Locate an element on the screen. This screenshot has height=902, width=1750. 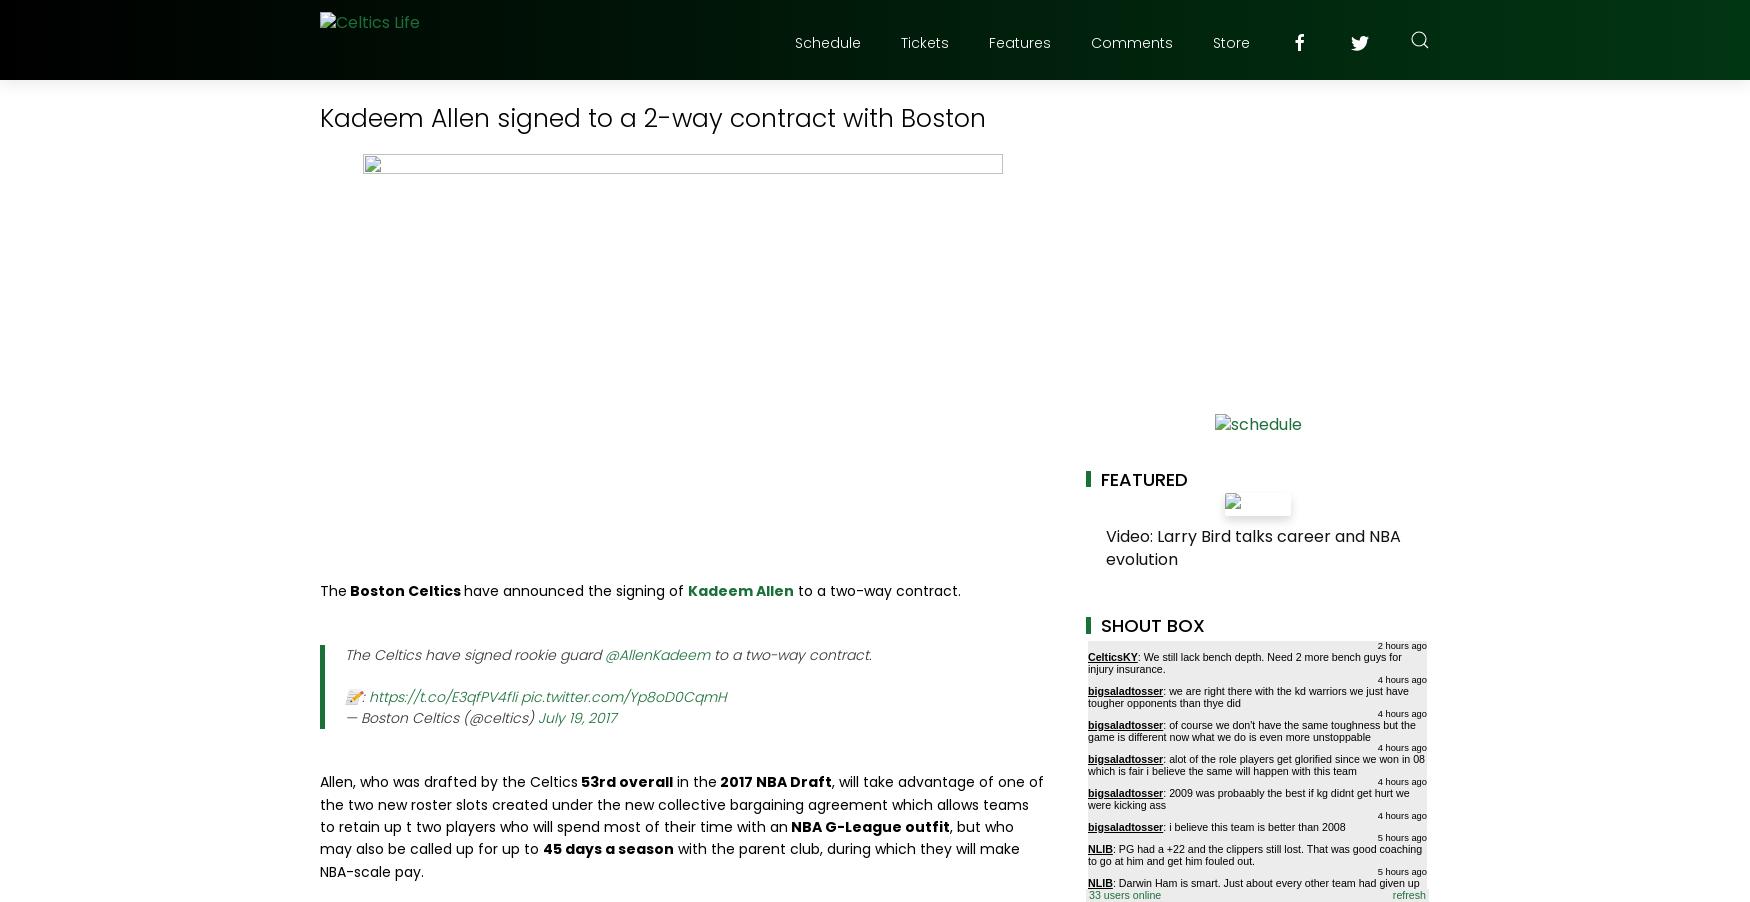
', but who may also be called up for up to' is located at coordinates (665, 837).